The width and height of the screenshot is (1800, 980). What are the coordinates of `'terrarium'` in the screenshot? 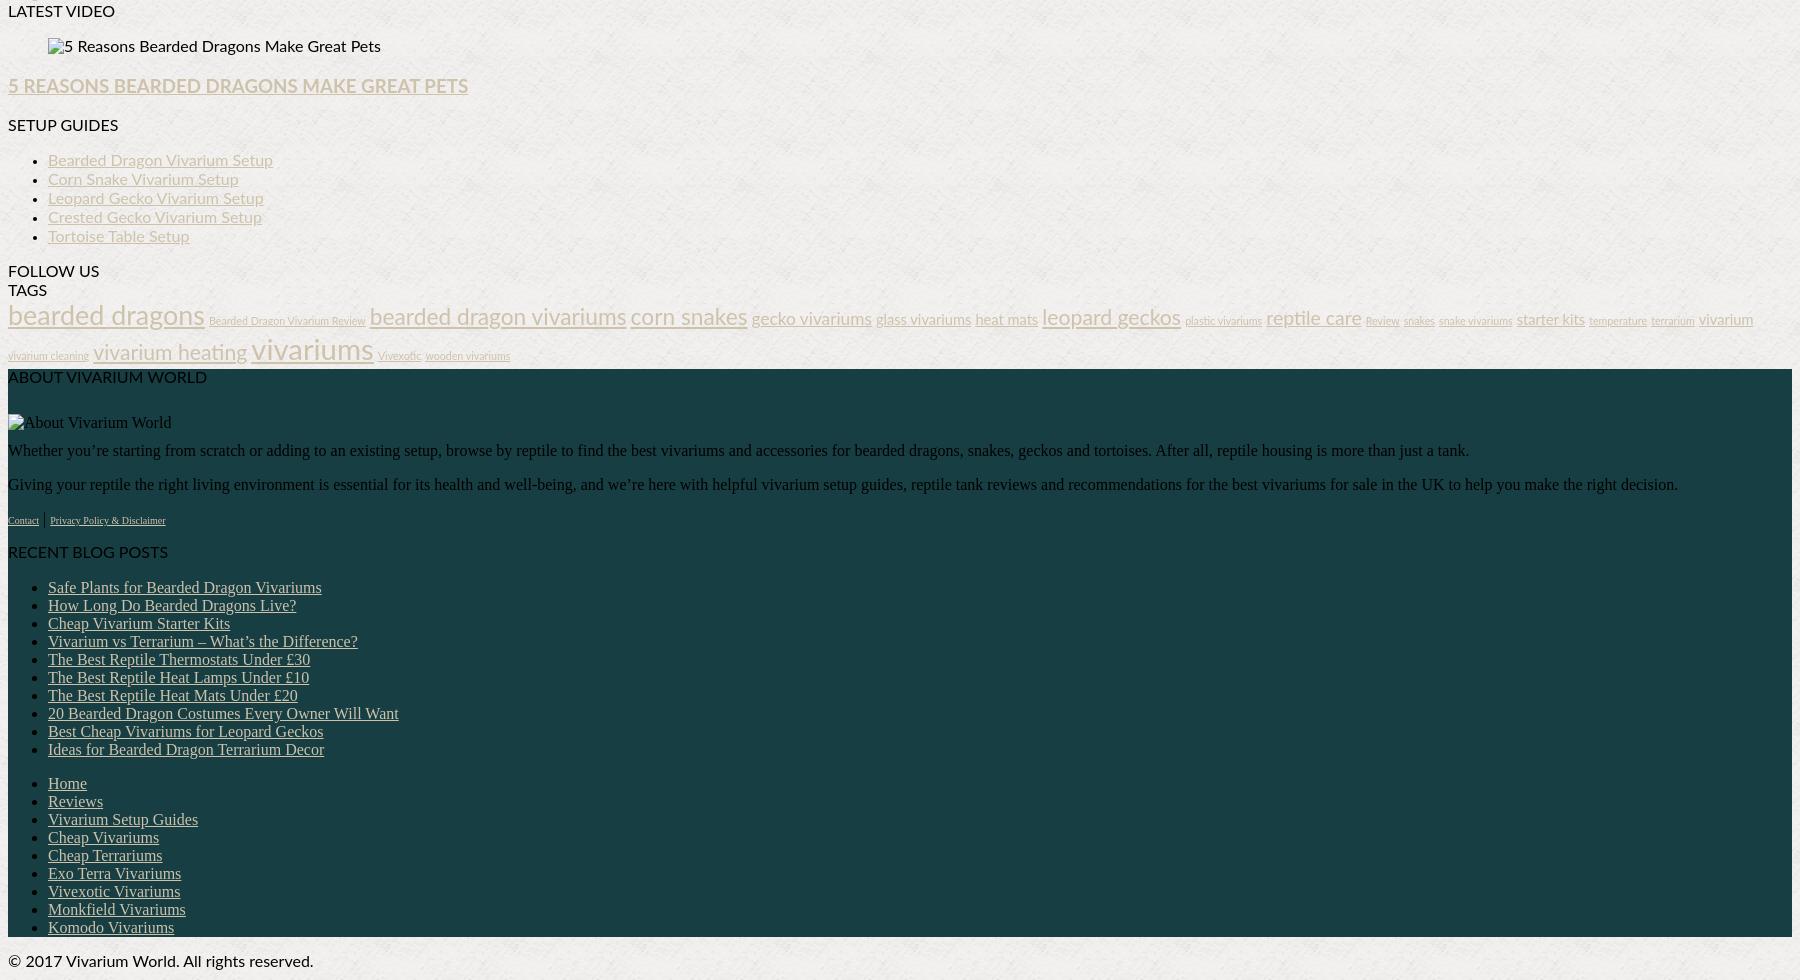 It's located at (1671, 321).